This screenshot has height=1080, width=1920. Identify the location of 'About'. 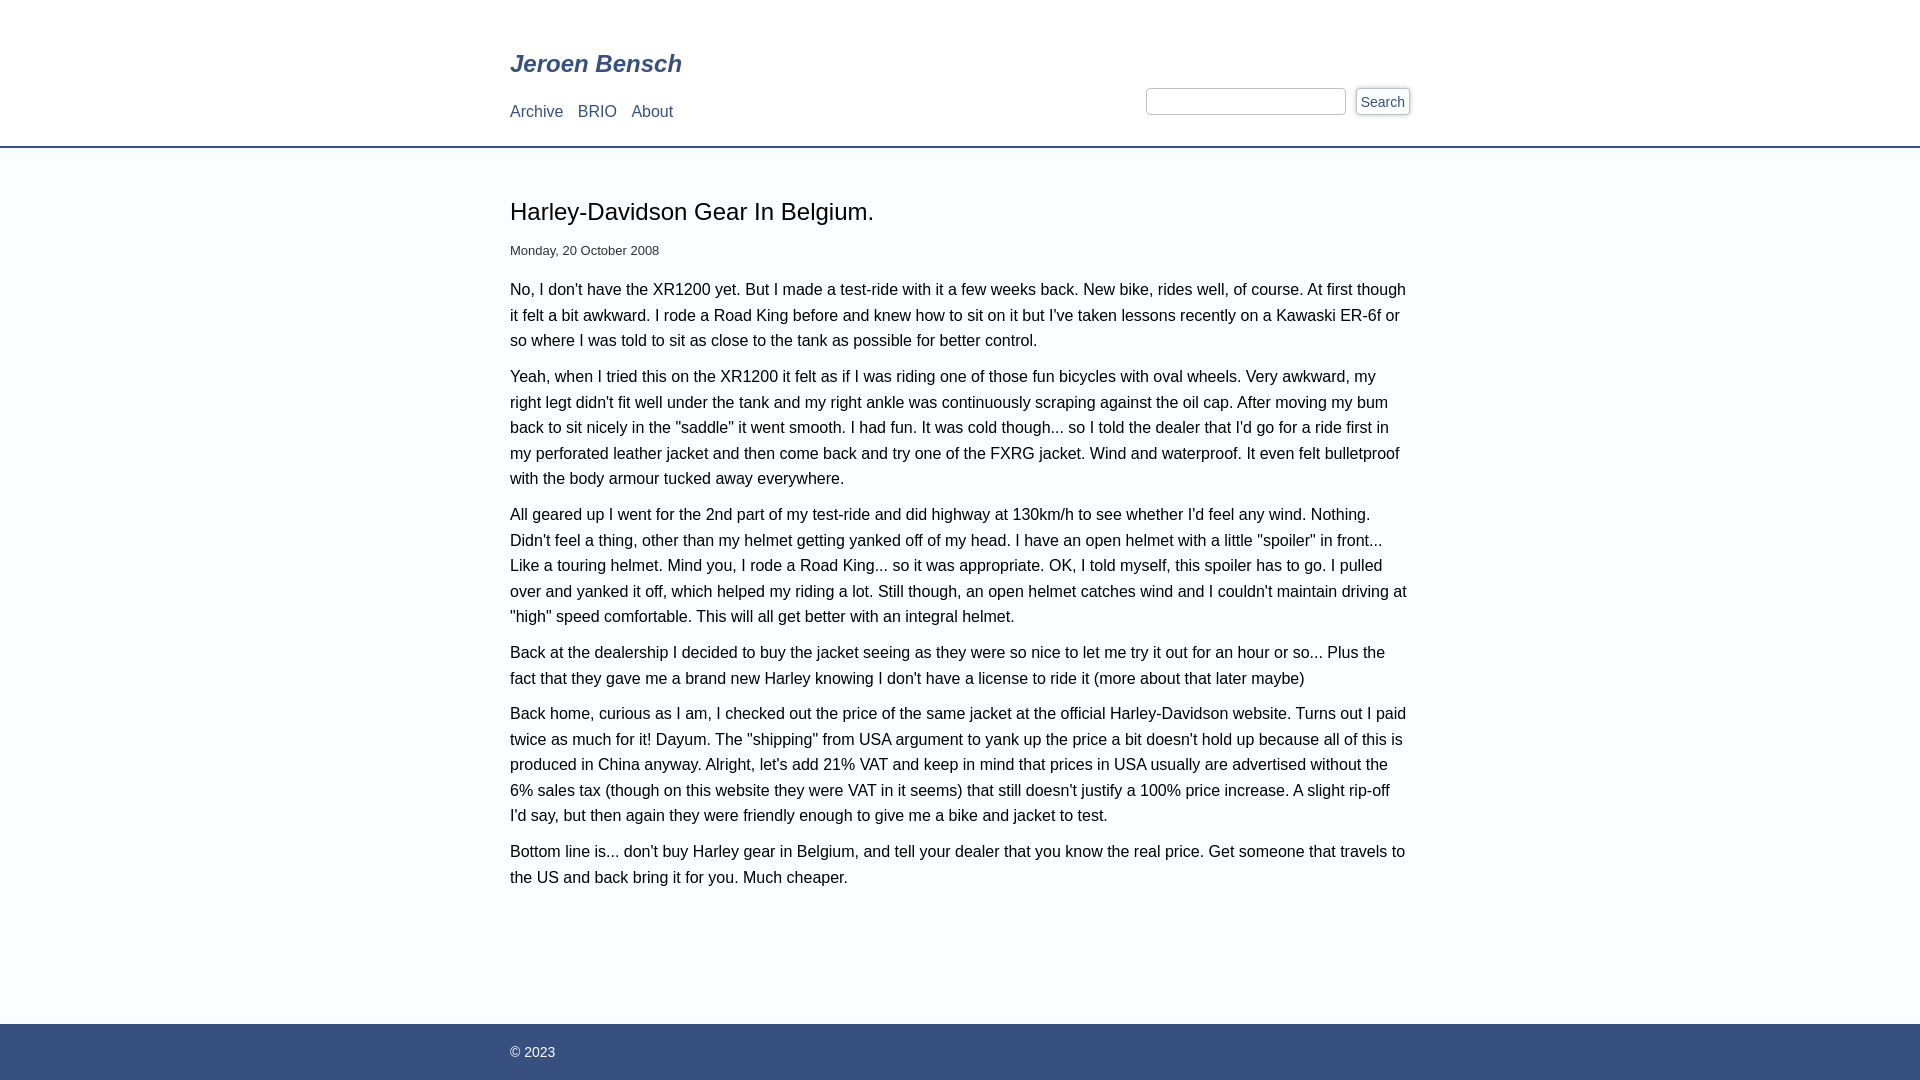
(652, 111).